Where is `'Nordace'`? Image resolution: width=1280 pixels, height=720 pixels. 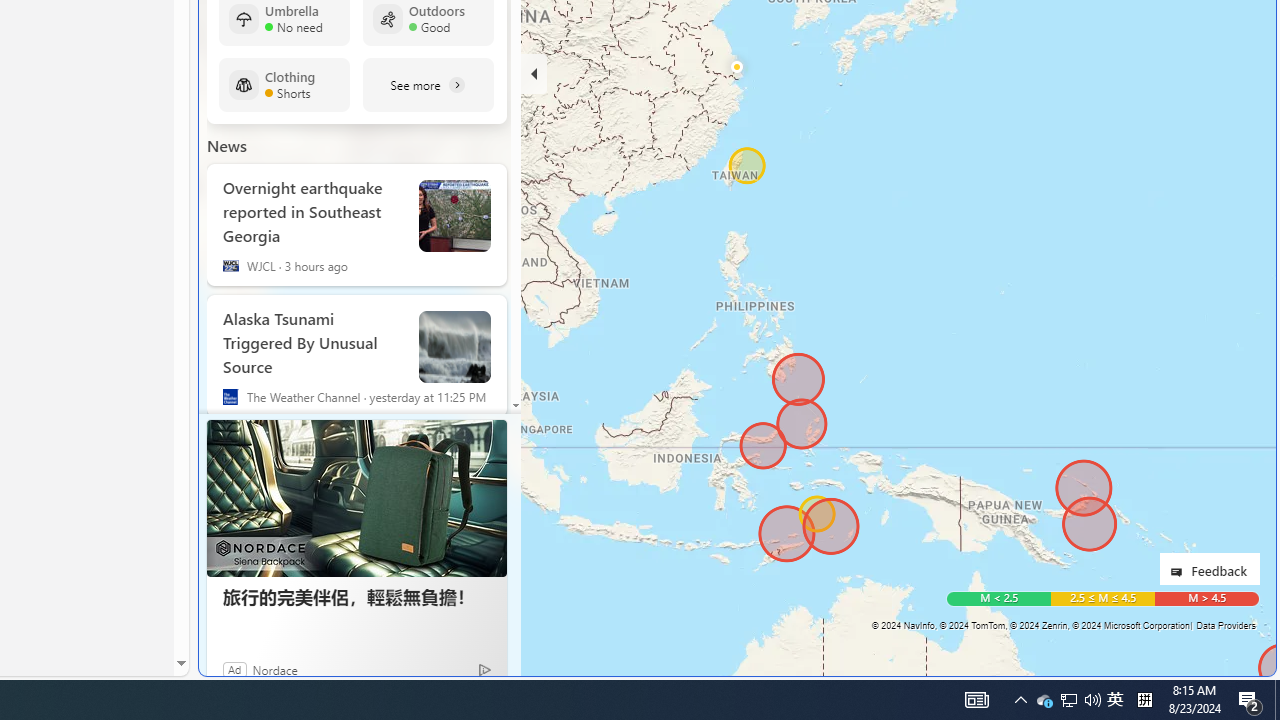
'Nordace' is located at coordinates (274, 669).